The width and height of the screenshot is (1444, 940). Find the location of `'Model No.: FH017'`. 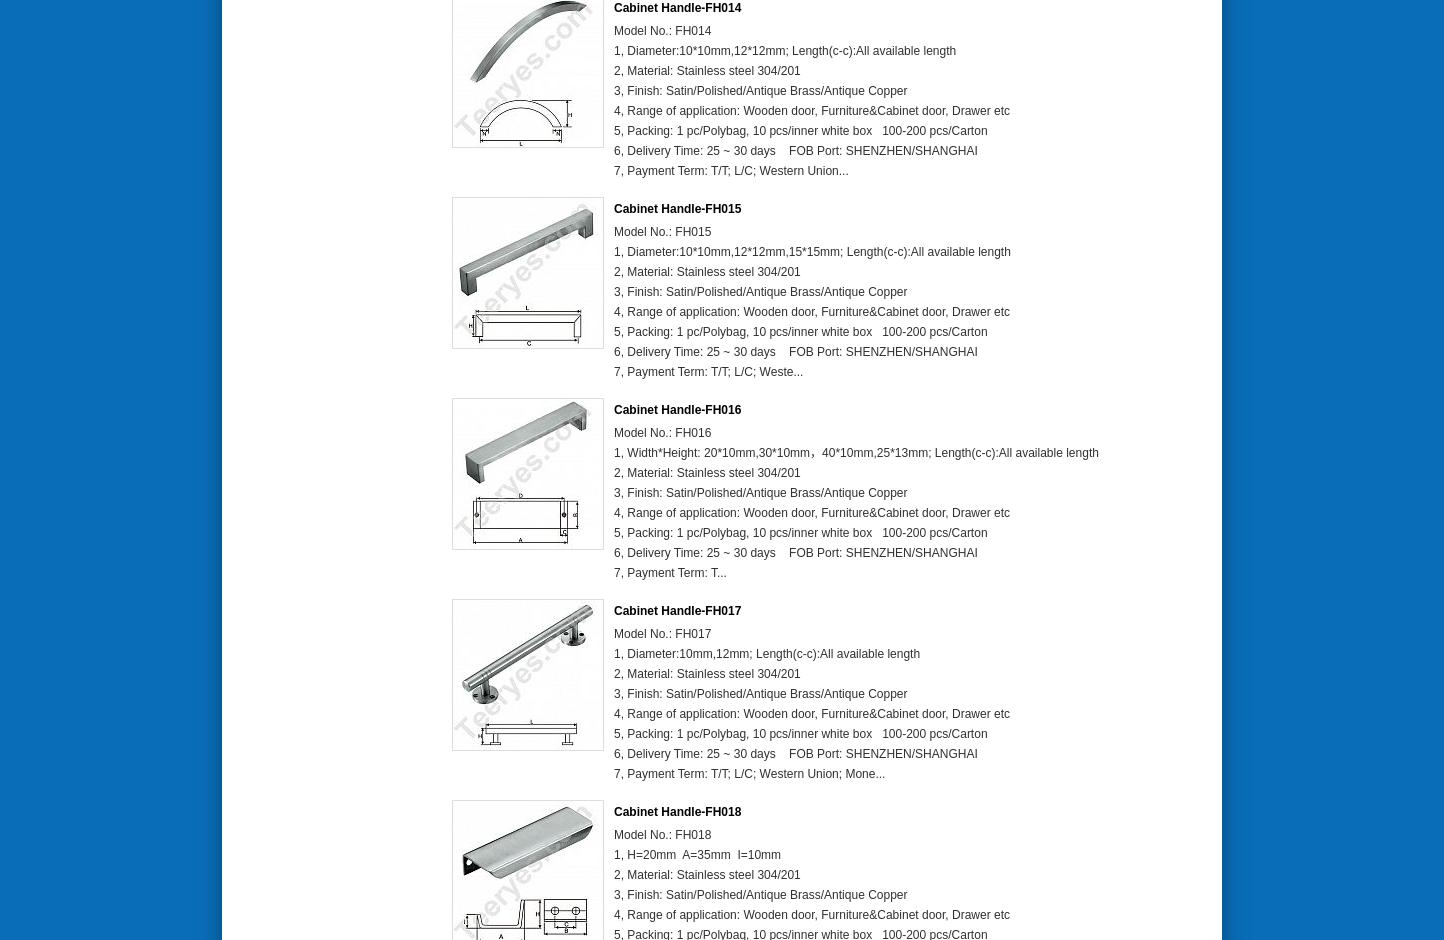

'Model No.: FH017' is located at coordinates (662, 634).